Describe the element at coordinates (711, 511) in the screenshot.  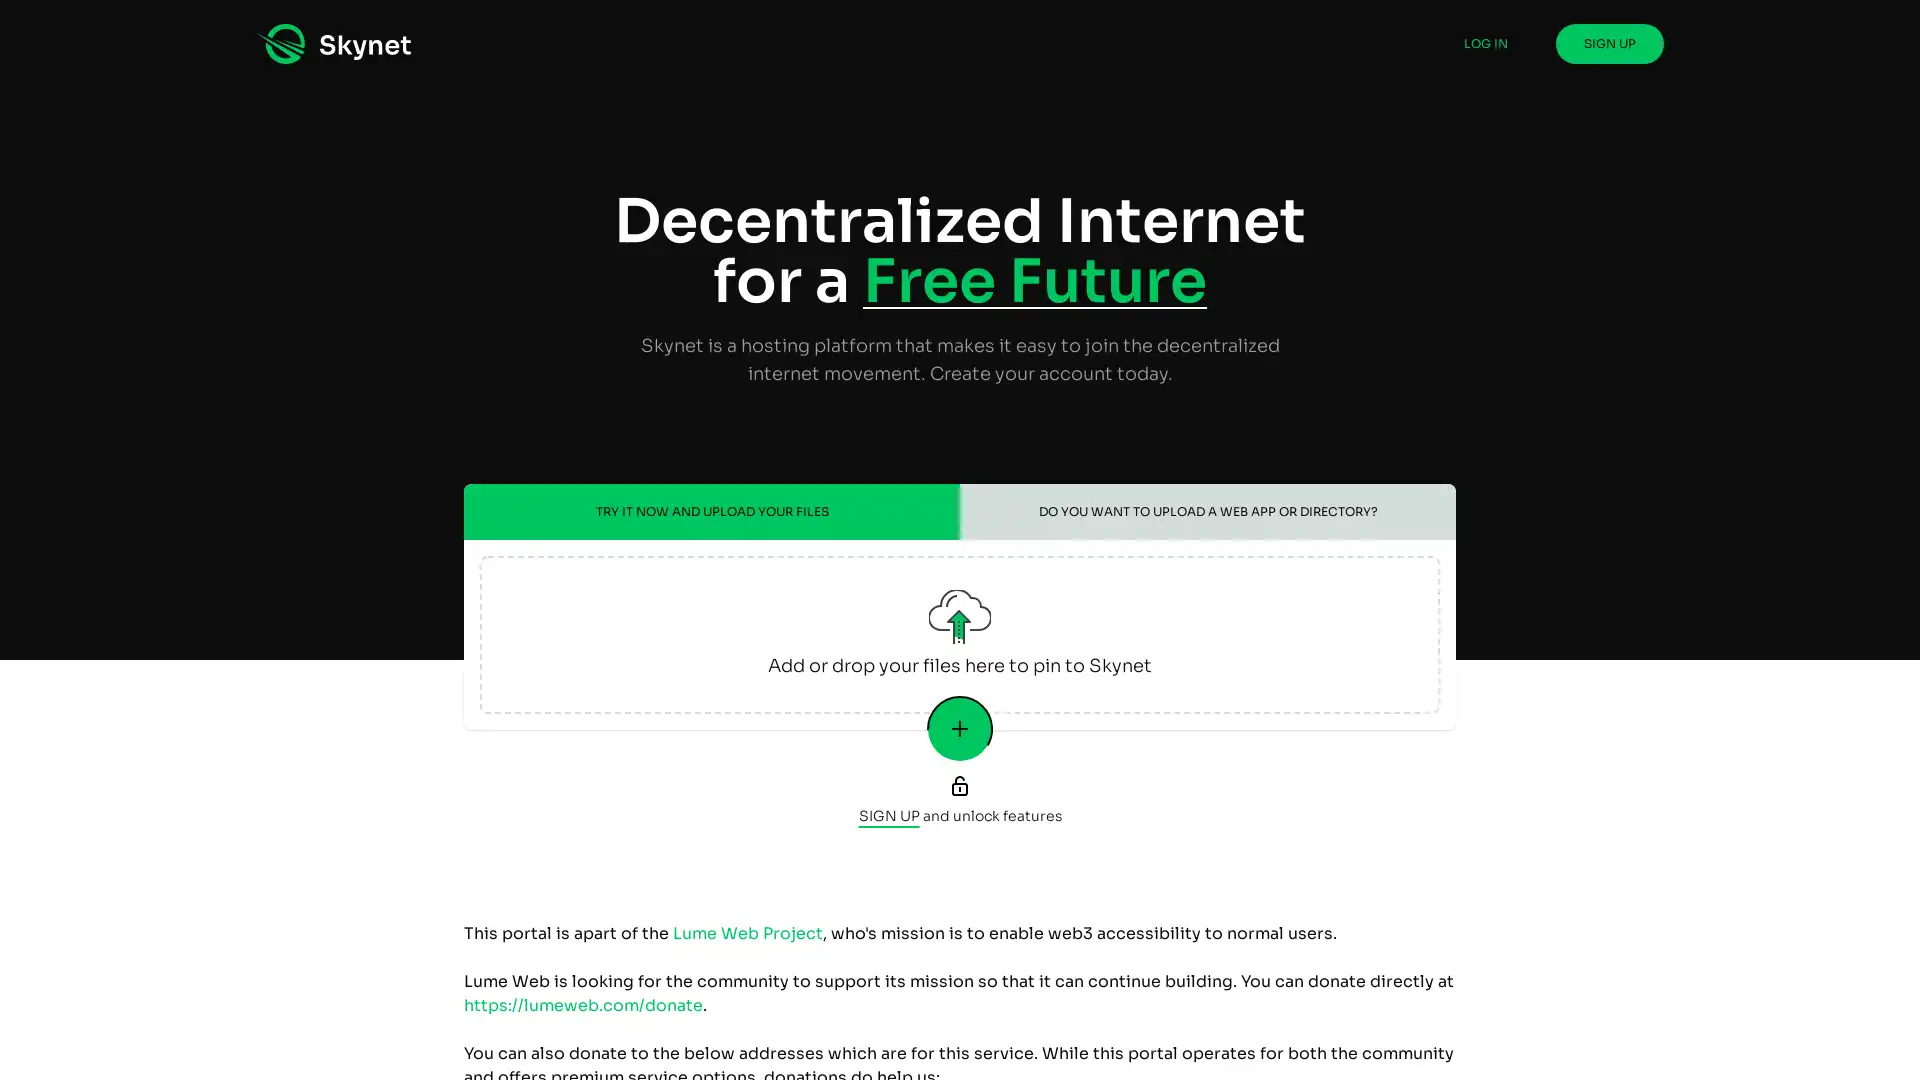
I see `TRY IT NOW AND UPLOAD YOUR FILES` at that location.